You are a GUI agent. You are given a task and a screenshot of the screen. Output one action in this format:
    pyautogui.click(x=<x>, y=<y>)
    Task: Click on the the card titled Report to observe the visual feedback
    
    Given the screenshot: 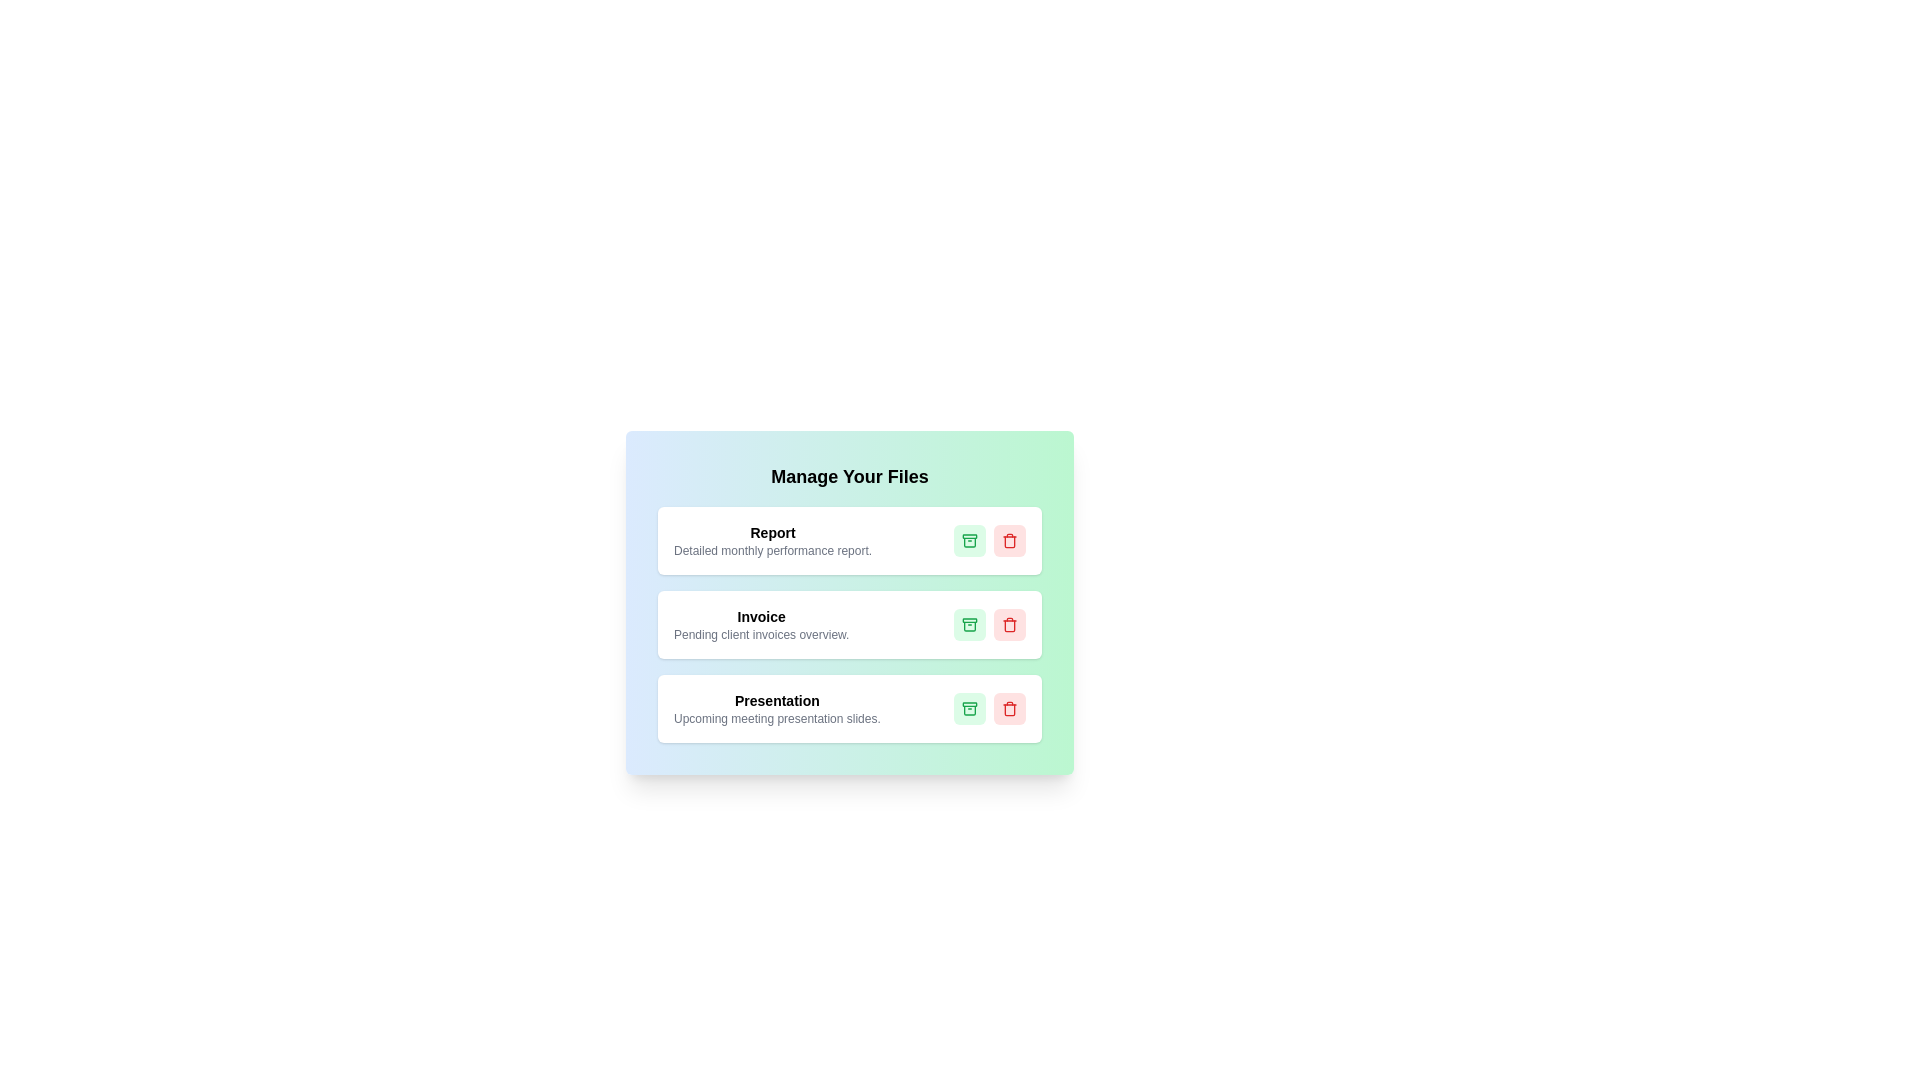 What is the action you would take?
    pyautogui.click(x=849, y=540)
    